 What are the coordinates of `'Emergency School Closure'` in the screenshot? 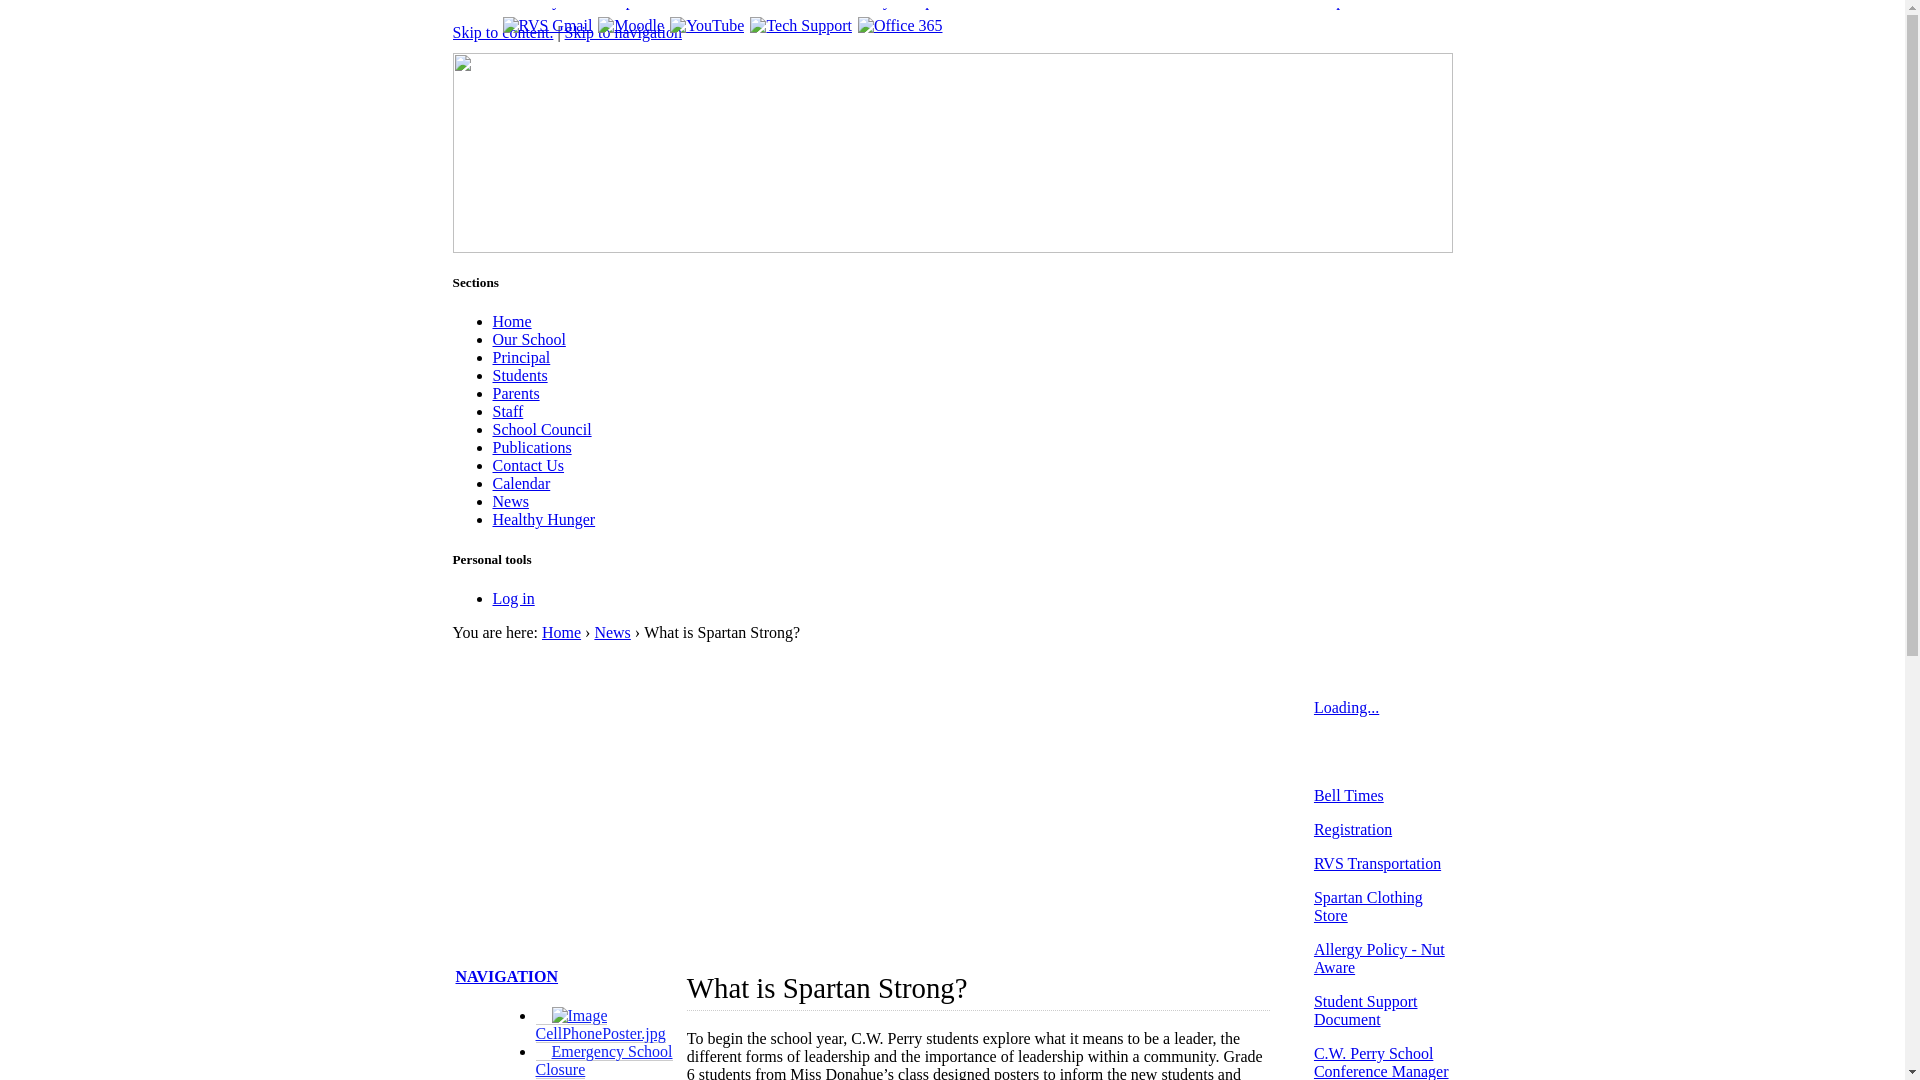 It's located at (536, 1059).